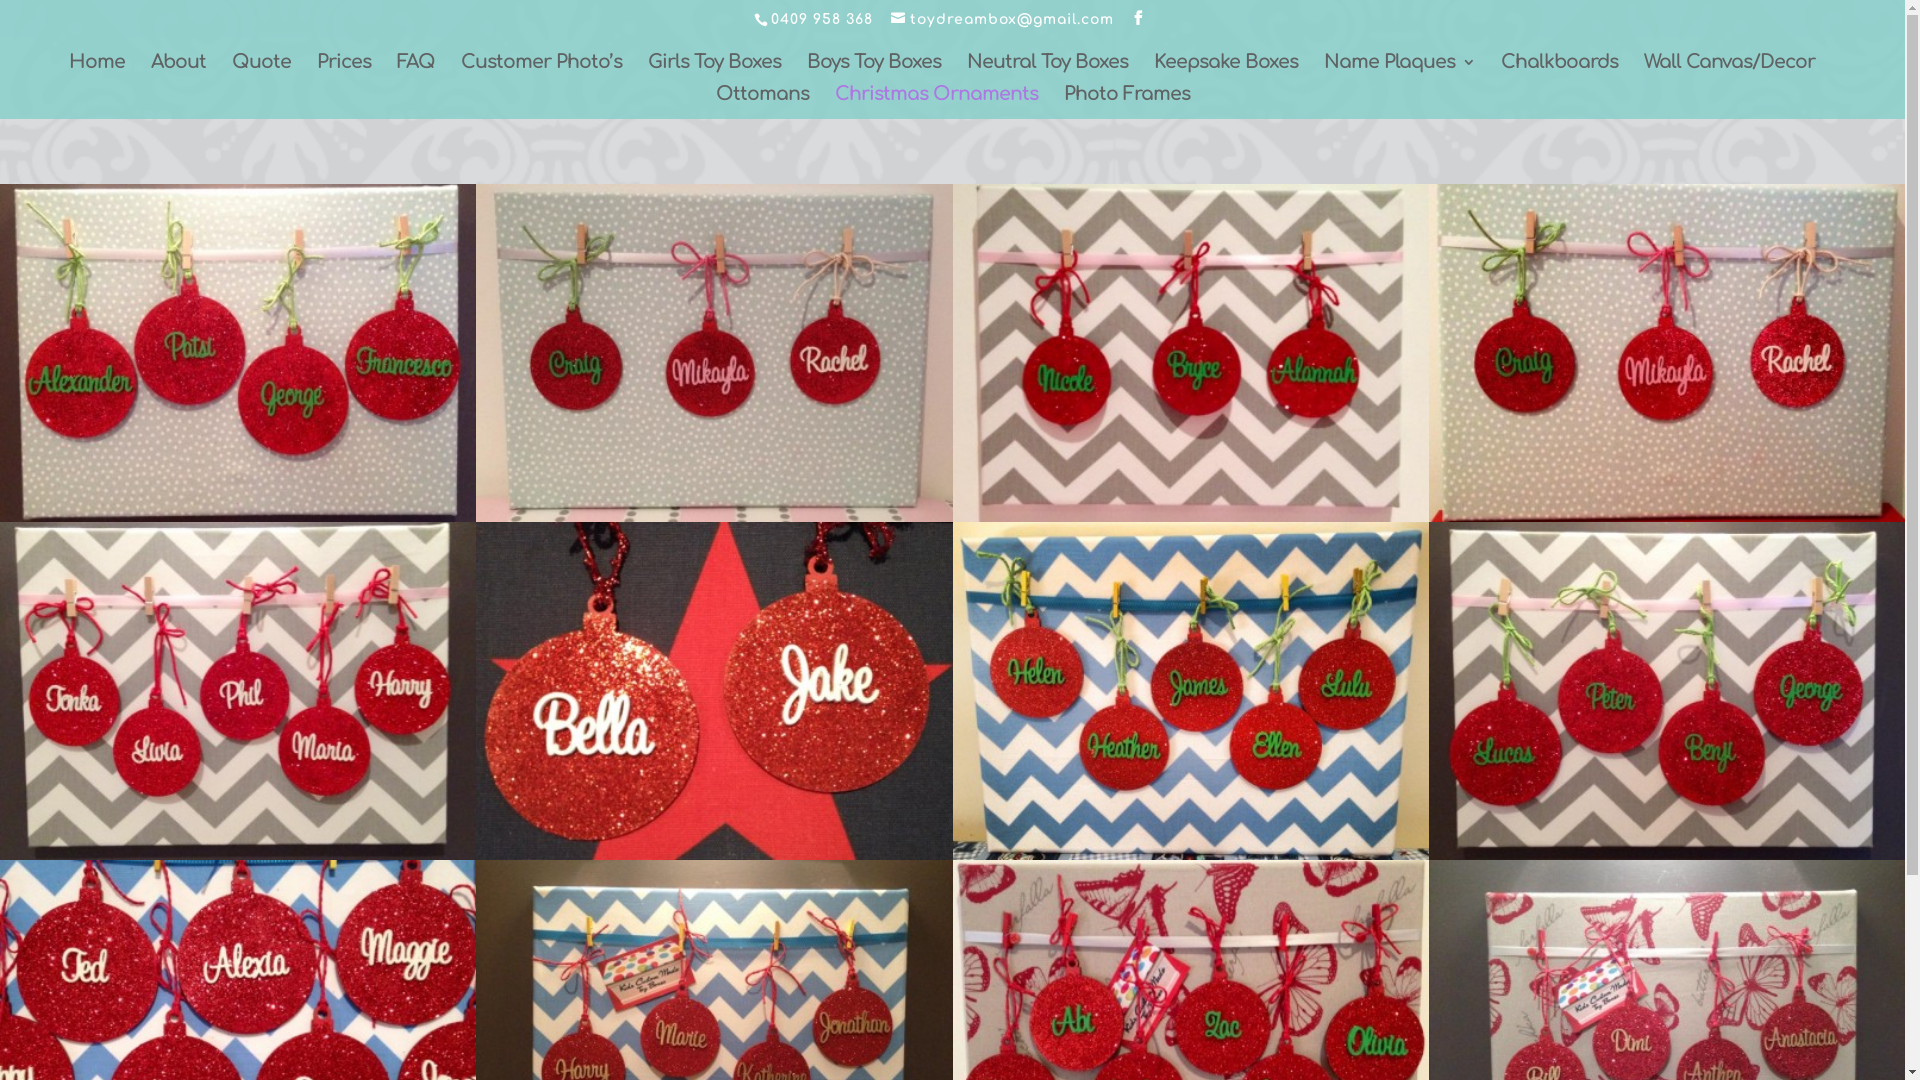  Describe the element at coordinates (260, 69) in the screenshot. I see `'Quote'` at that location.